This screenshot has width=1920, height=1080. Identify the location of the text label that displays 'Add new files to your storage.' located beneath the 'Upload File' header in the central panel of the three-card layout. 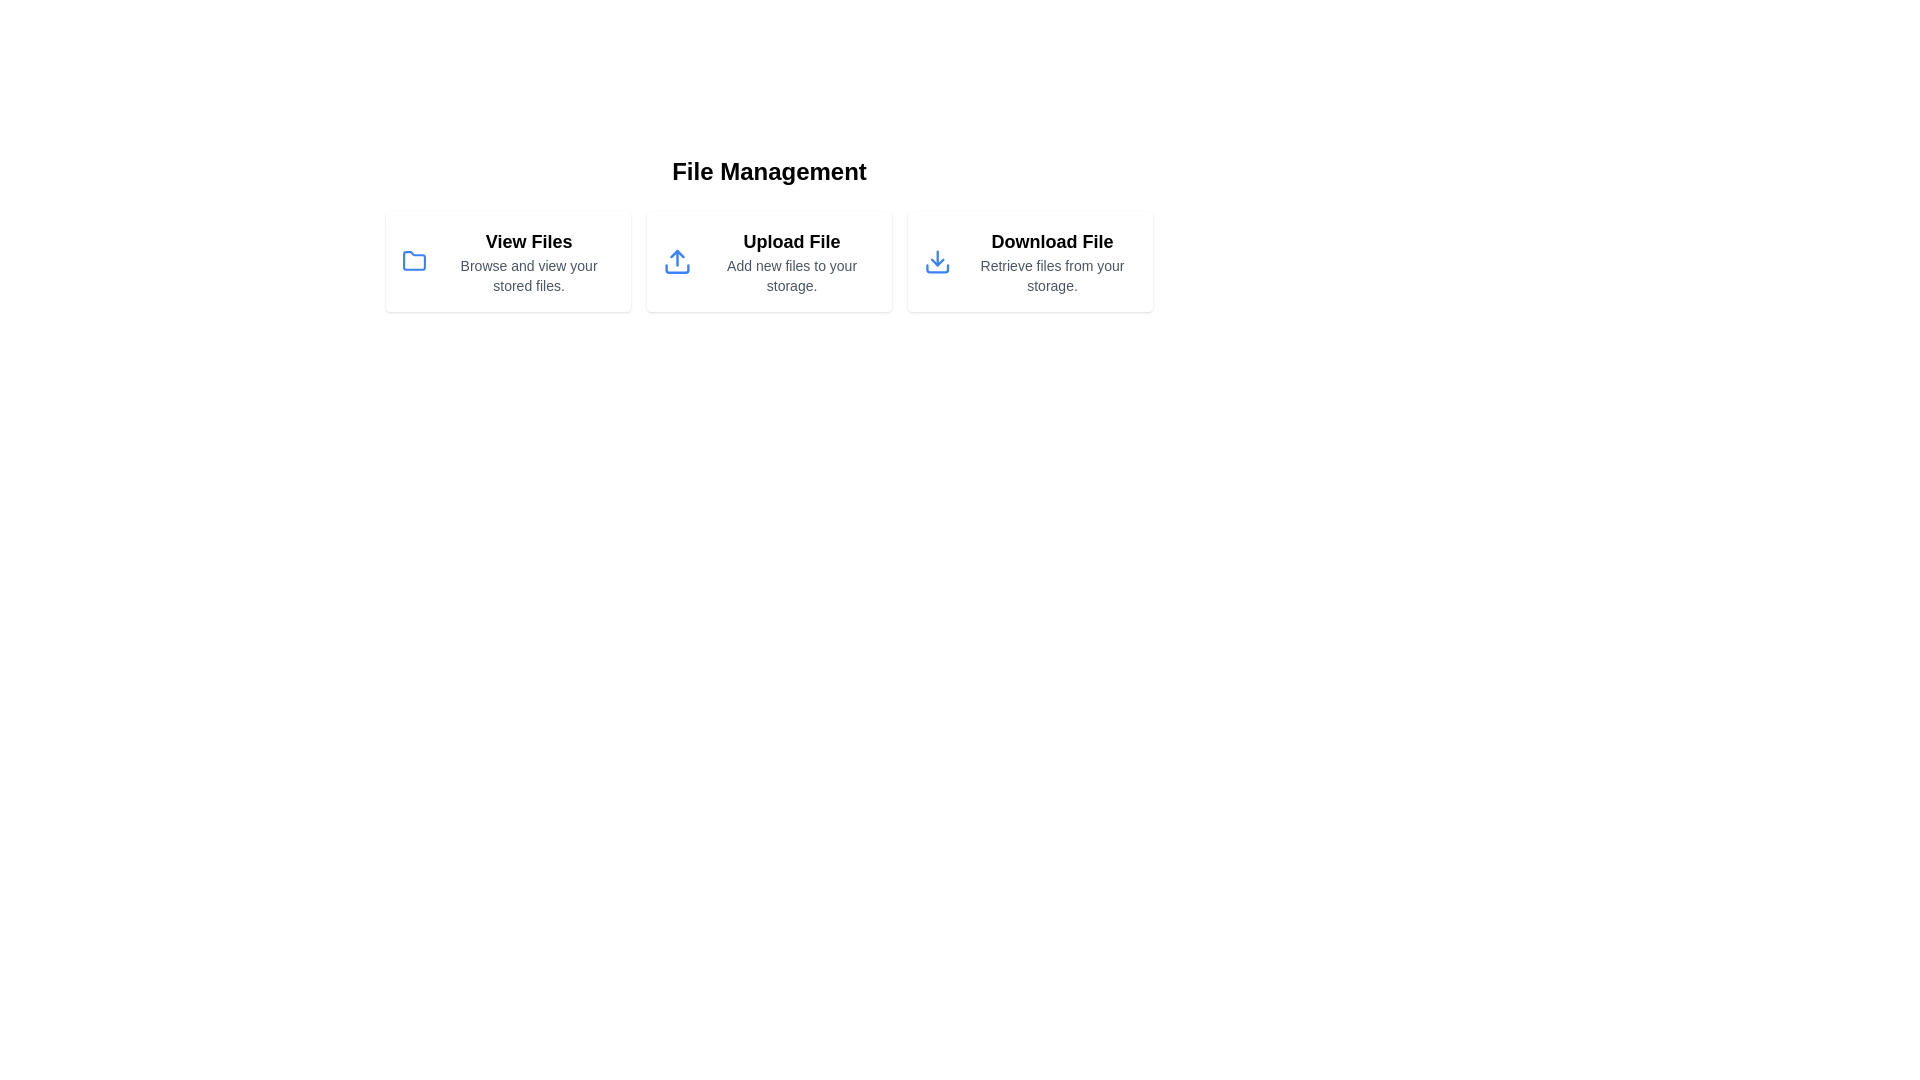
(791, 276).